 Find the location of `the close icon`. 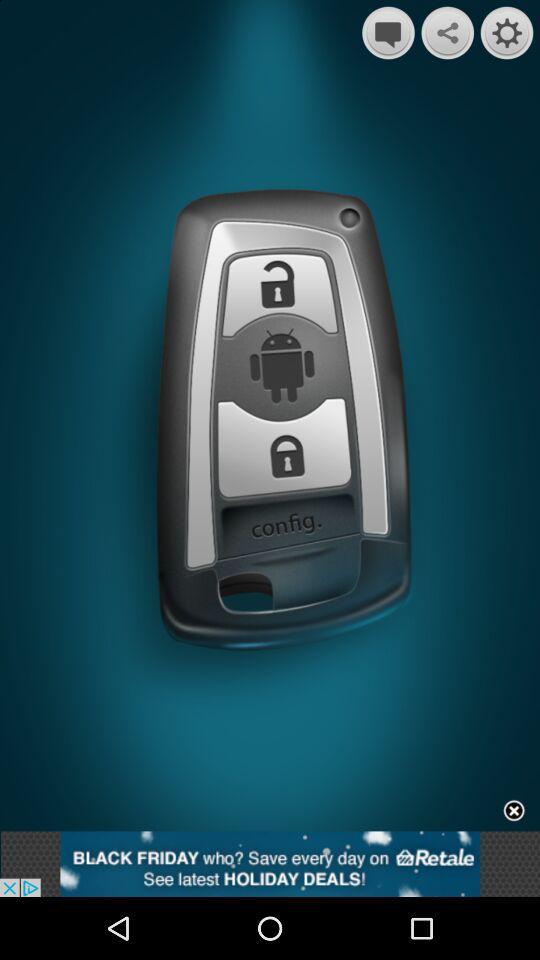

the close icon is located at coordinates (514, 867).